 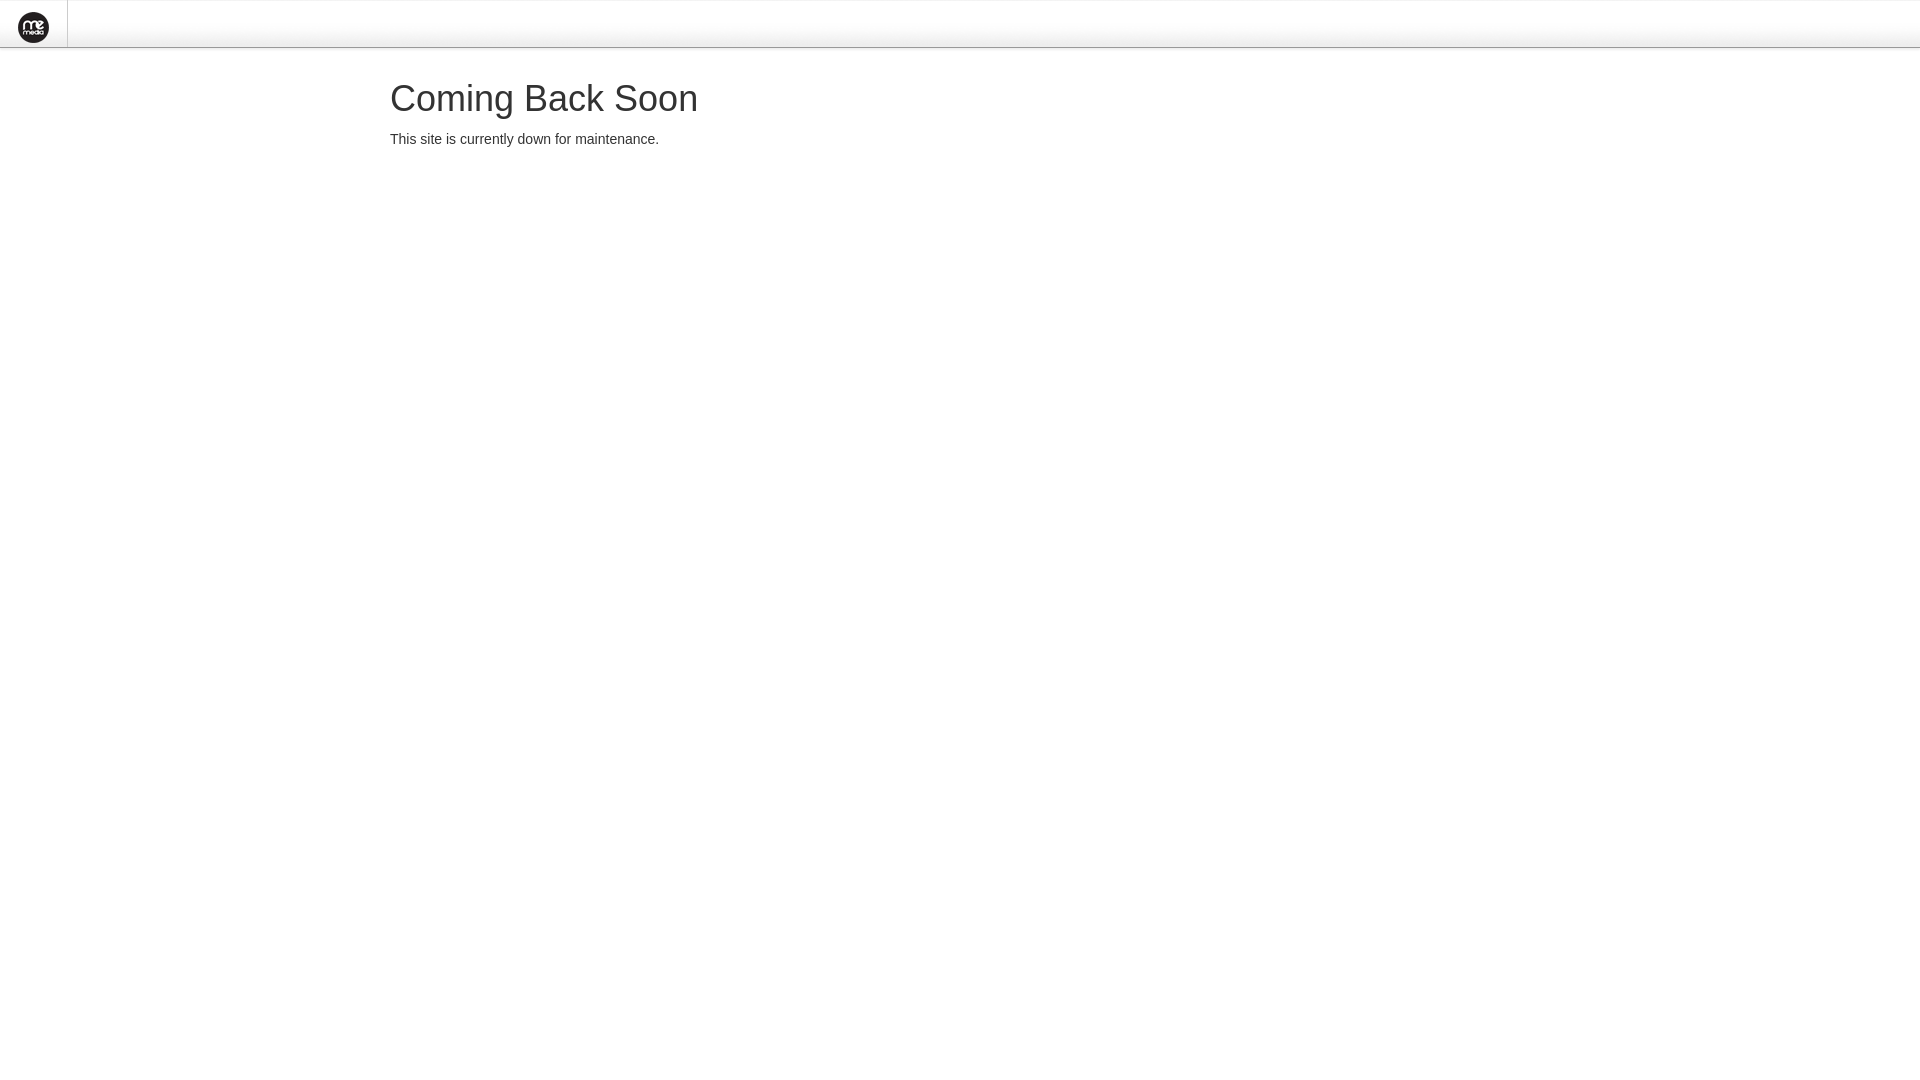 What do you see at coordinates (33, 27) in the screenshot?
I see `'MeMedia CMSME'` at bounding box center [33, 27].